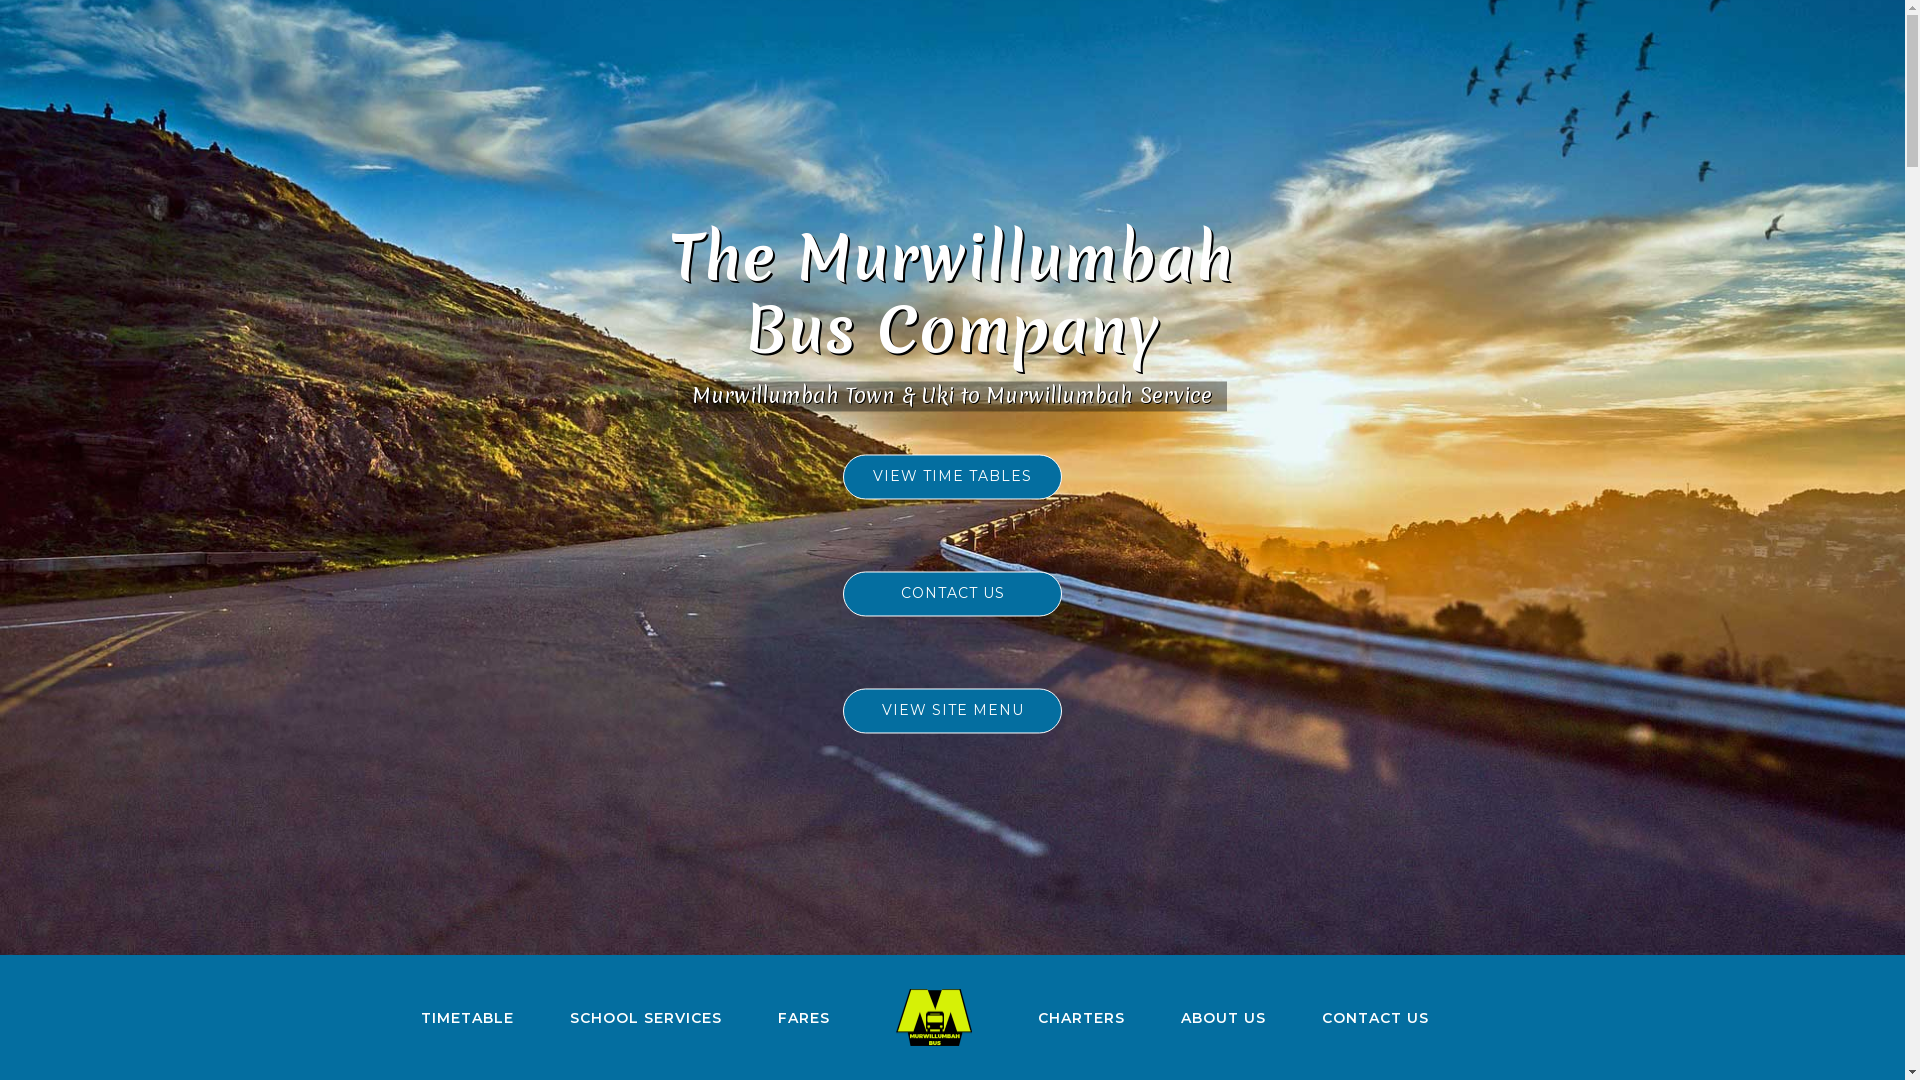 Image resolution: width=1920 pixels, height=1080 pixels. What do you see at coordinates (951, 709) in the screenshot?
I see `'VIEW SITE MENU'` at bounding box center [951, 709].